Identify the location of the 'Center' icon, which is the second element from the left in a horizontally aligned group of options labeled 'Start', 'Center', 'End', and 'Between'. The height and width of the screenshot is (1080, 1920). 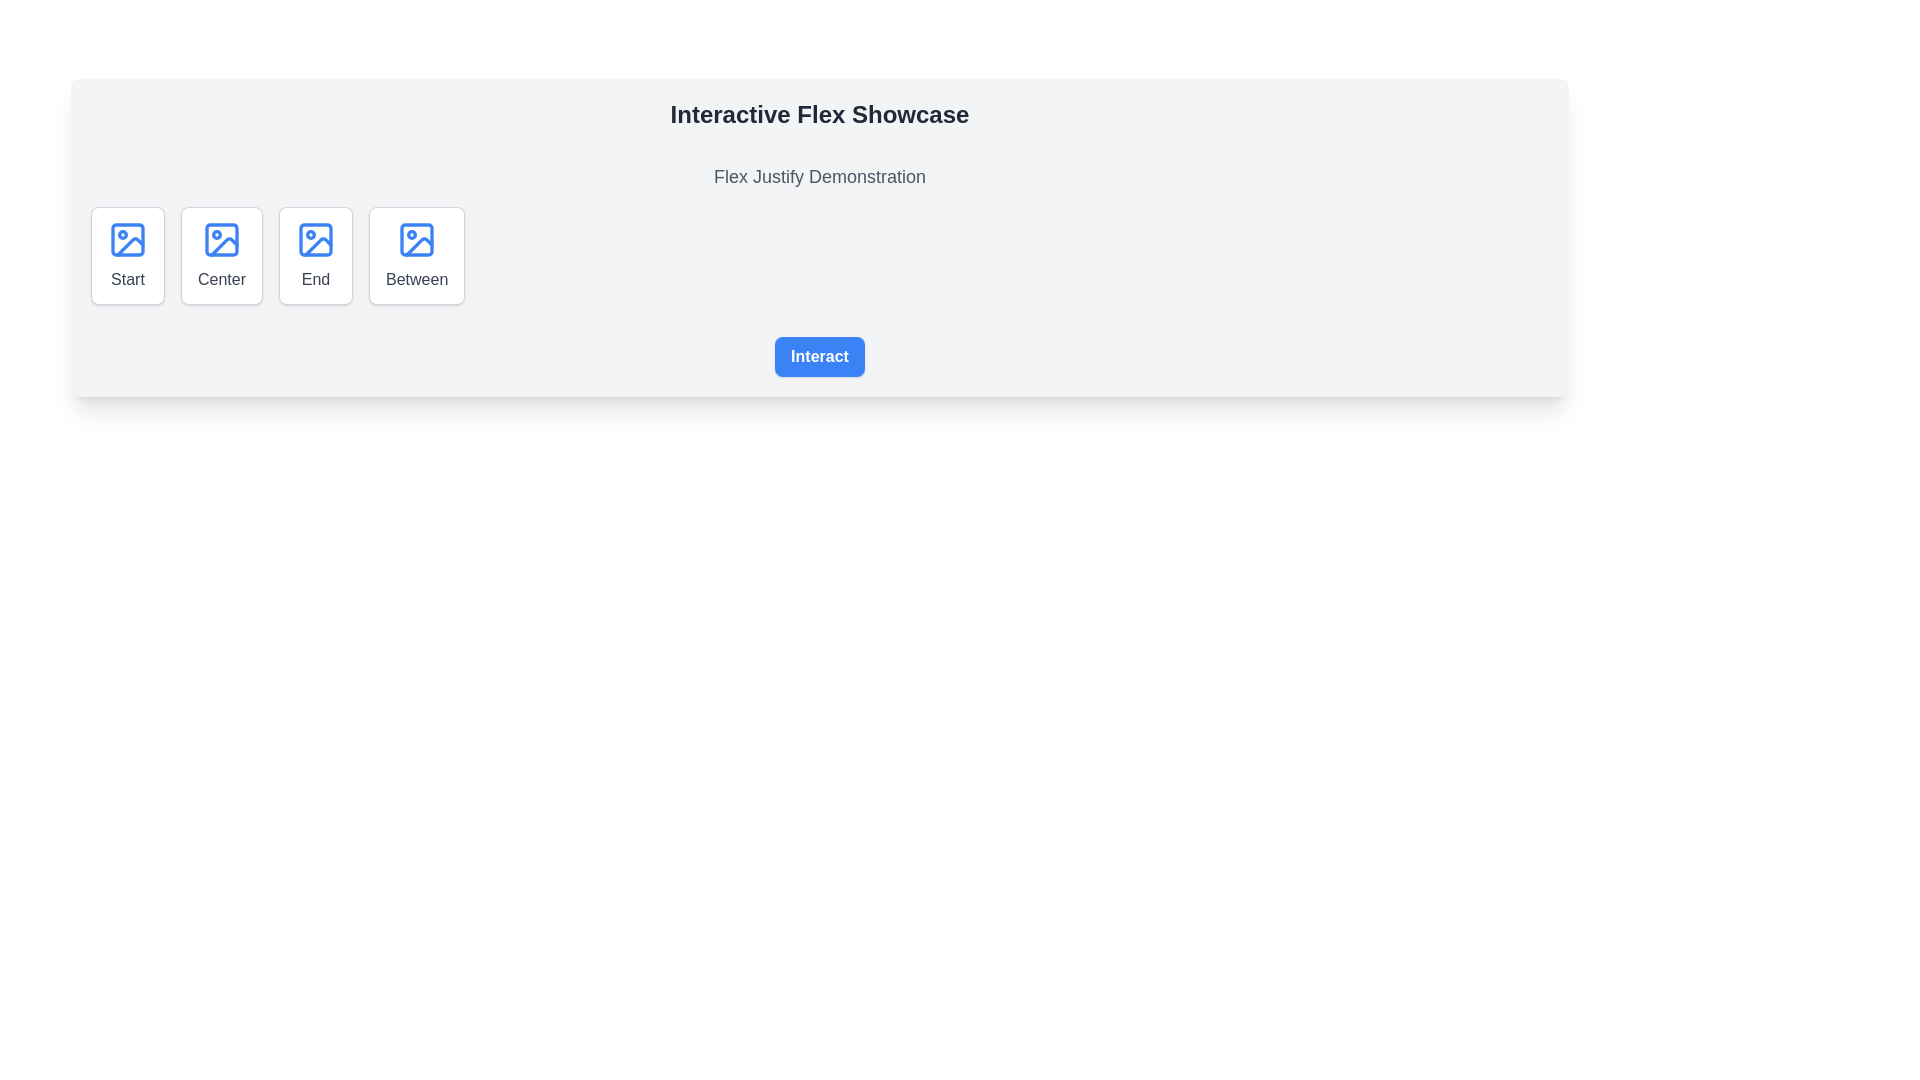
(221, 238).